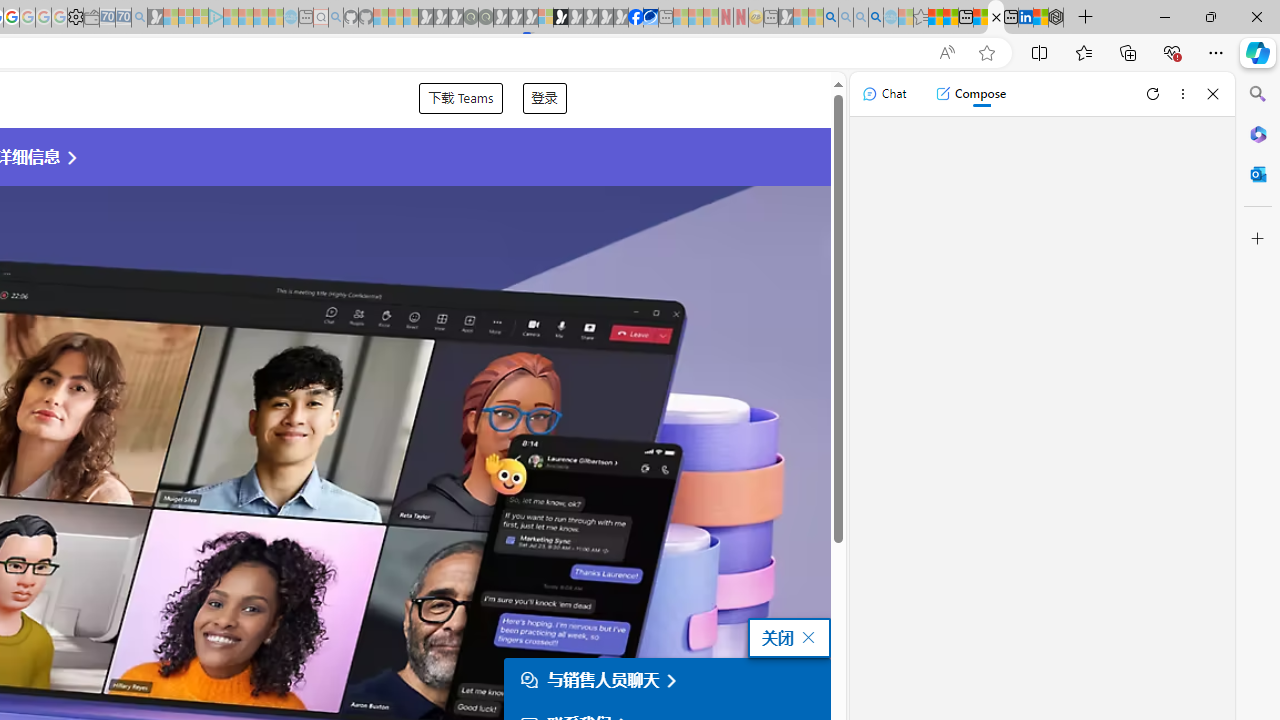  I want to click on 'Aberdeen, Hong Kong SAR weather forecast | Microsoft Weather', so click(949, 17).